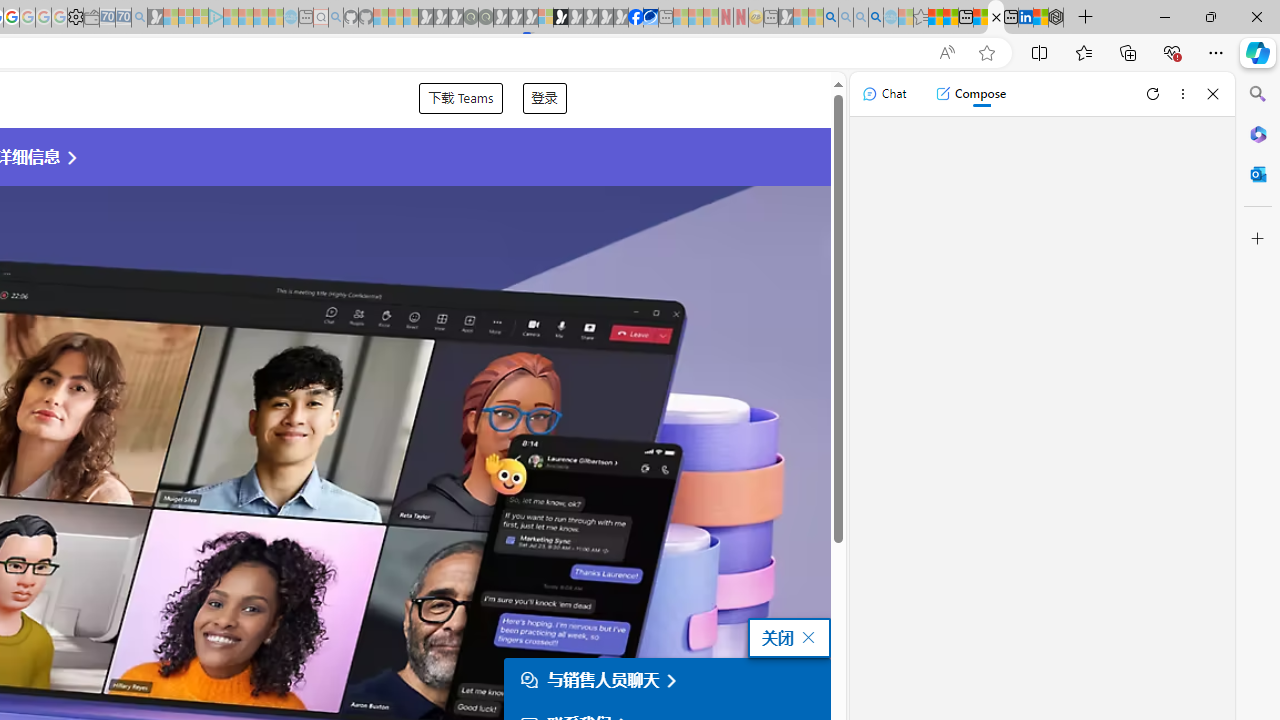  I want to click on 'Aberdeen, Hong Kong SAR weather forecast | Microsoft Weather', so click(949, 17).